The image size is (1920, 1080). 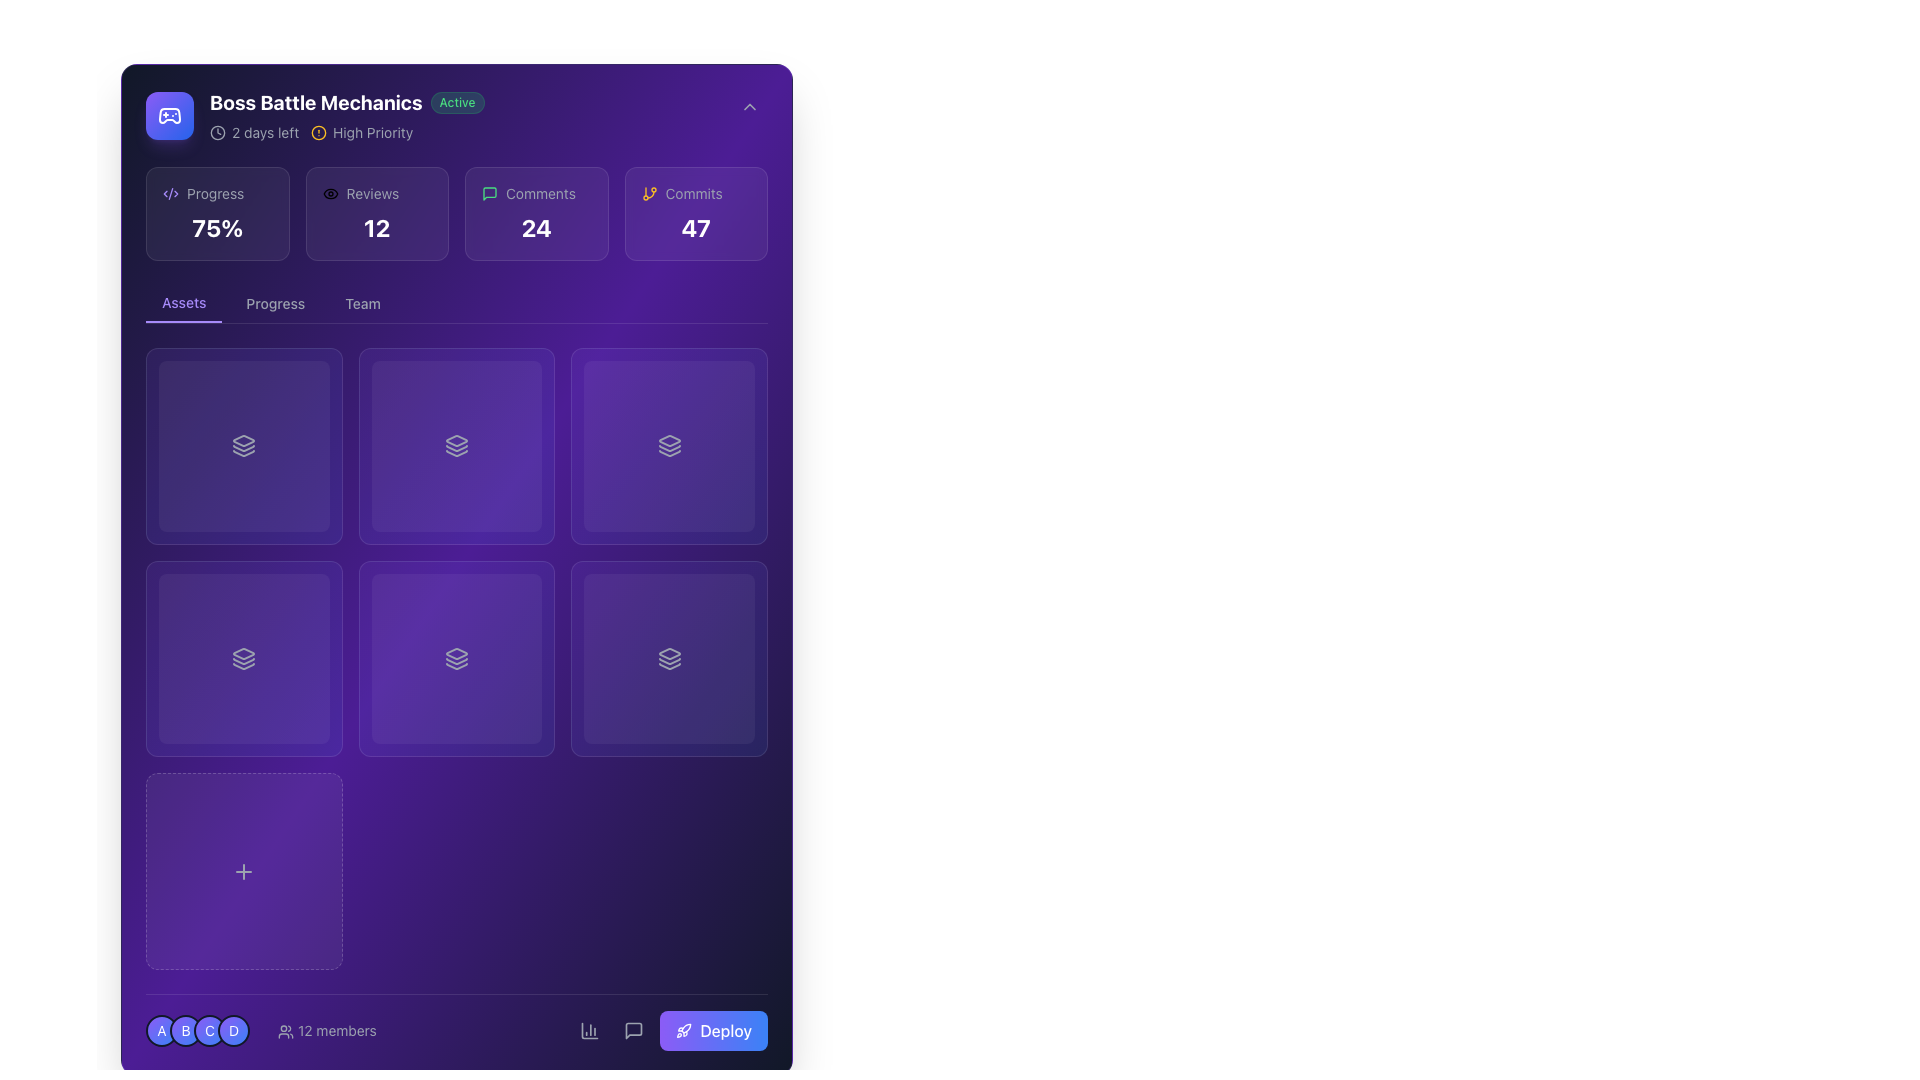 What do you see at coordinates (243, 440) in the screenshot?
I see `the minimalistic layered stack icon located in the top-left cell of the grid structure` at bounding box center [243, 440].